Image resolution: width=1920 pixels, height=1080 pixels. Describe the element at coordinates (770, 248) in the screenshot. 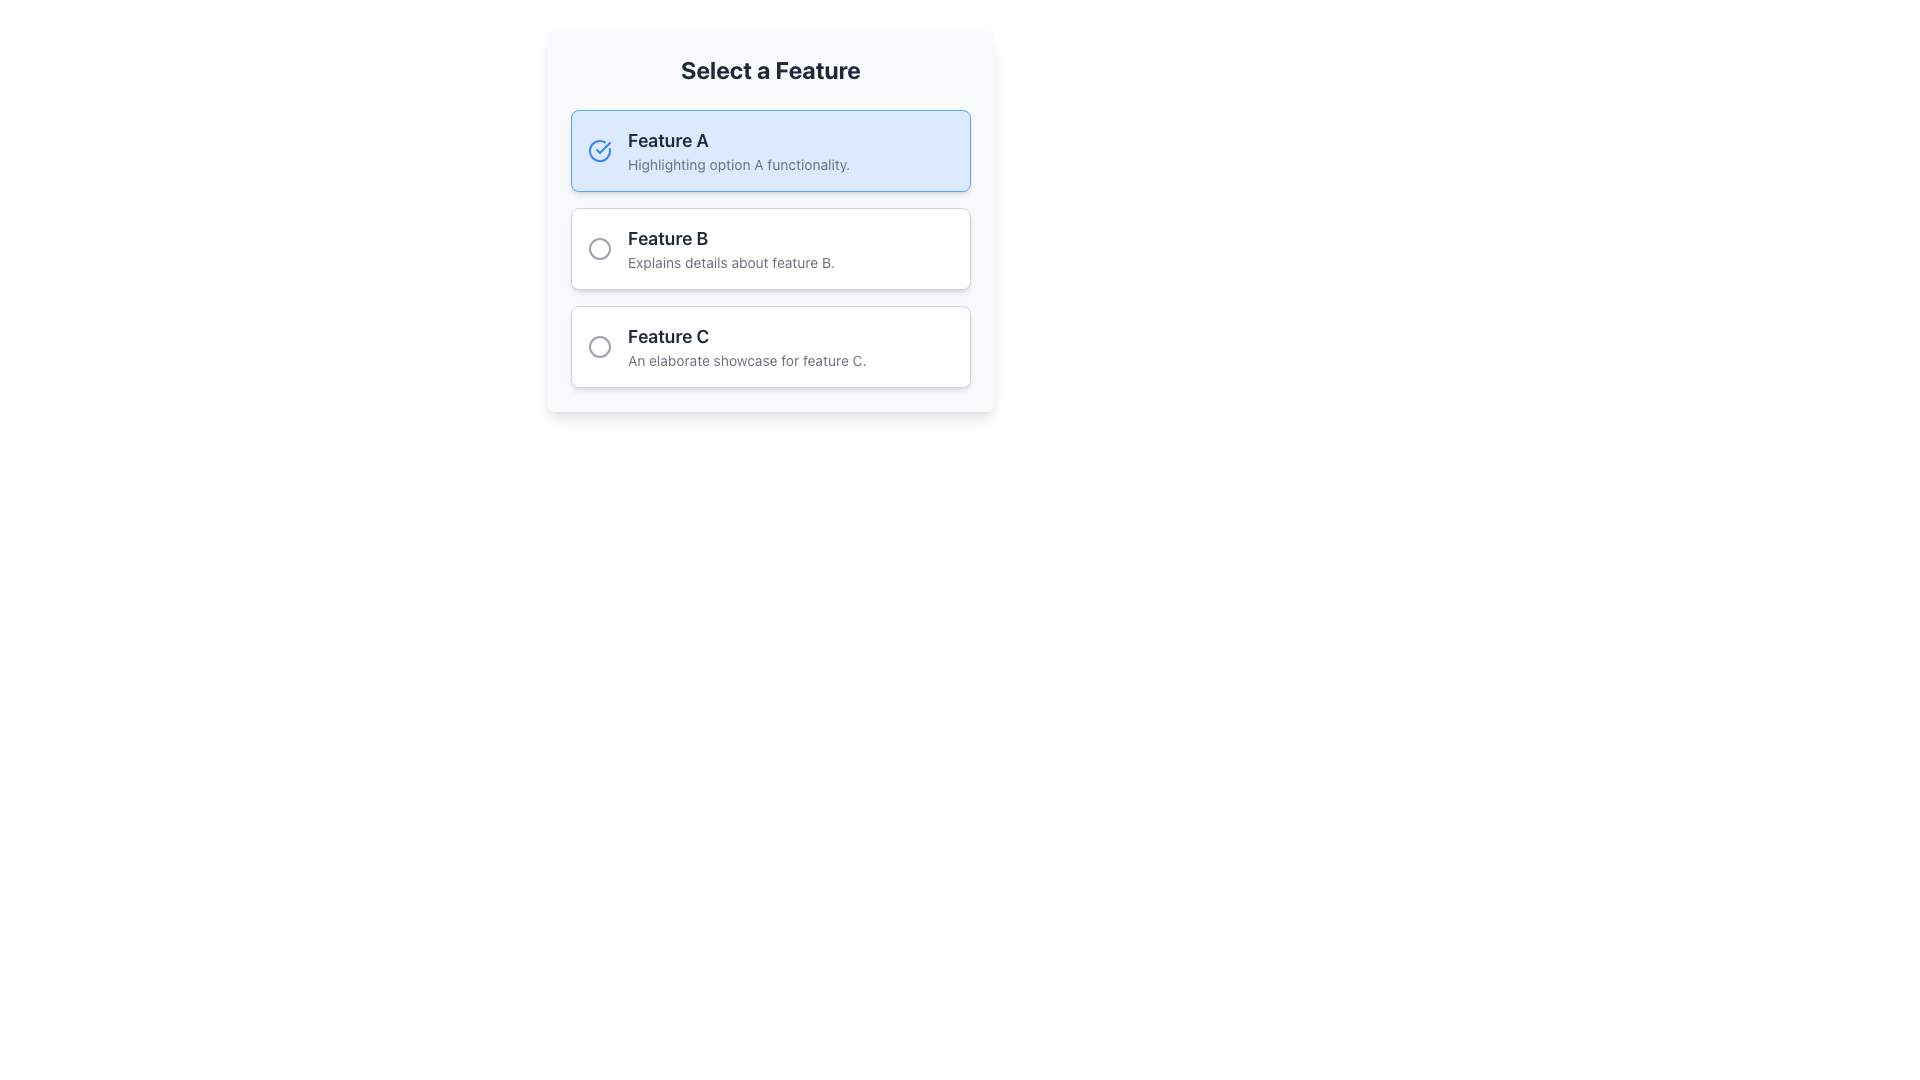

I see `the second radio button option labeled 'Feature B'` at that location.